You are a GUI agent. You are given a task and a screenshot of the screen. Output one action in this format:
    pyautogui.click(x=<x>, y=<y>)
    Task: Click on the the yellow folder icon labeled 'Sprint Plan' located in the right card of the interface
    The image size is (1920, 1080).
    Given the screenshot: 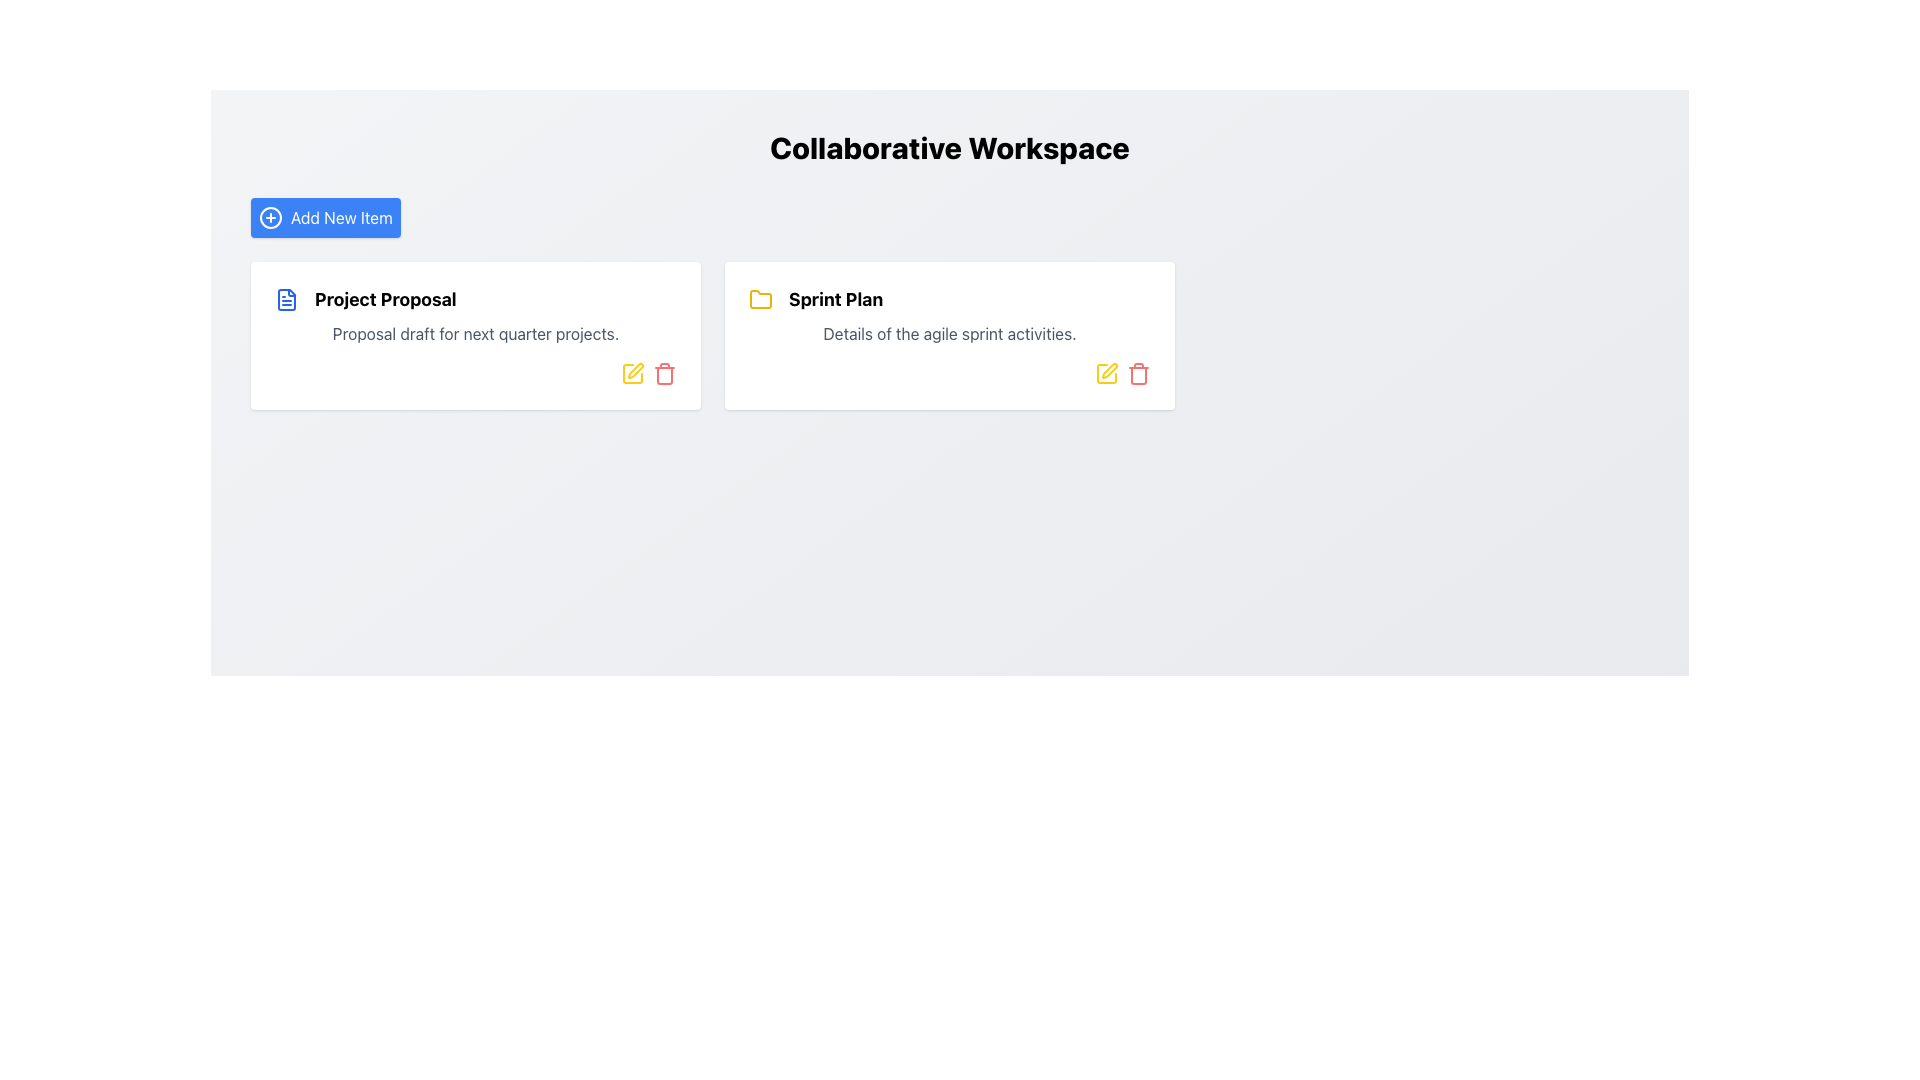 What is the action you would take?
    pyautogui.click(x=760, y=299)
    